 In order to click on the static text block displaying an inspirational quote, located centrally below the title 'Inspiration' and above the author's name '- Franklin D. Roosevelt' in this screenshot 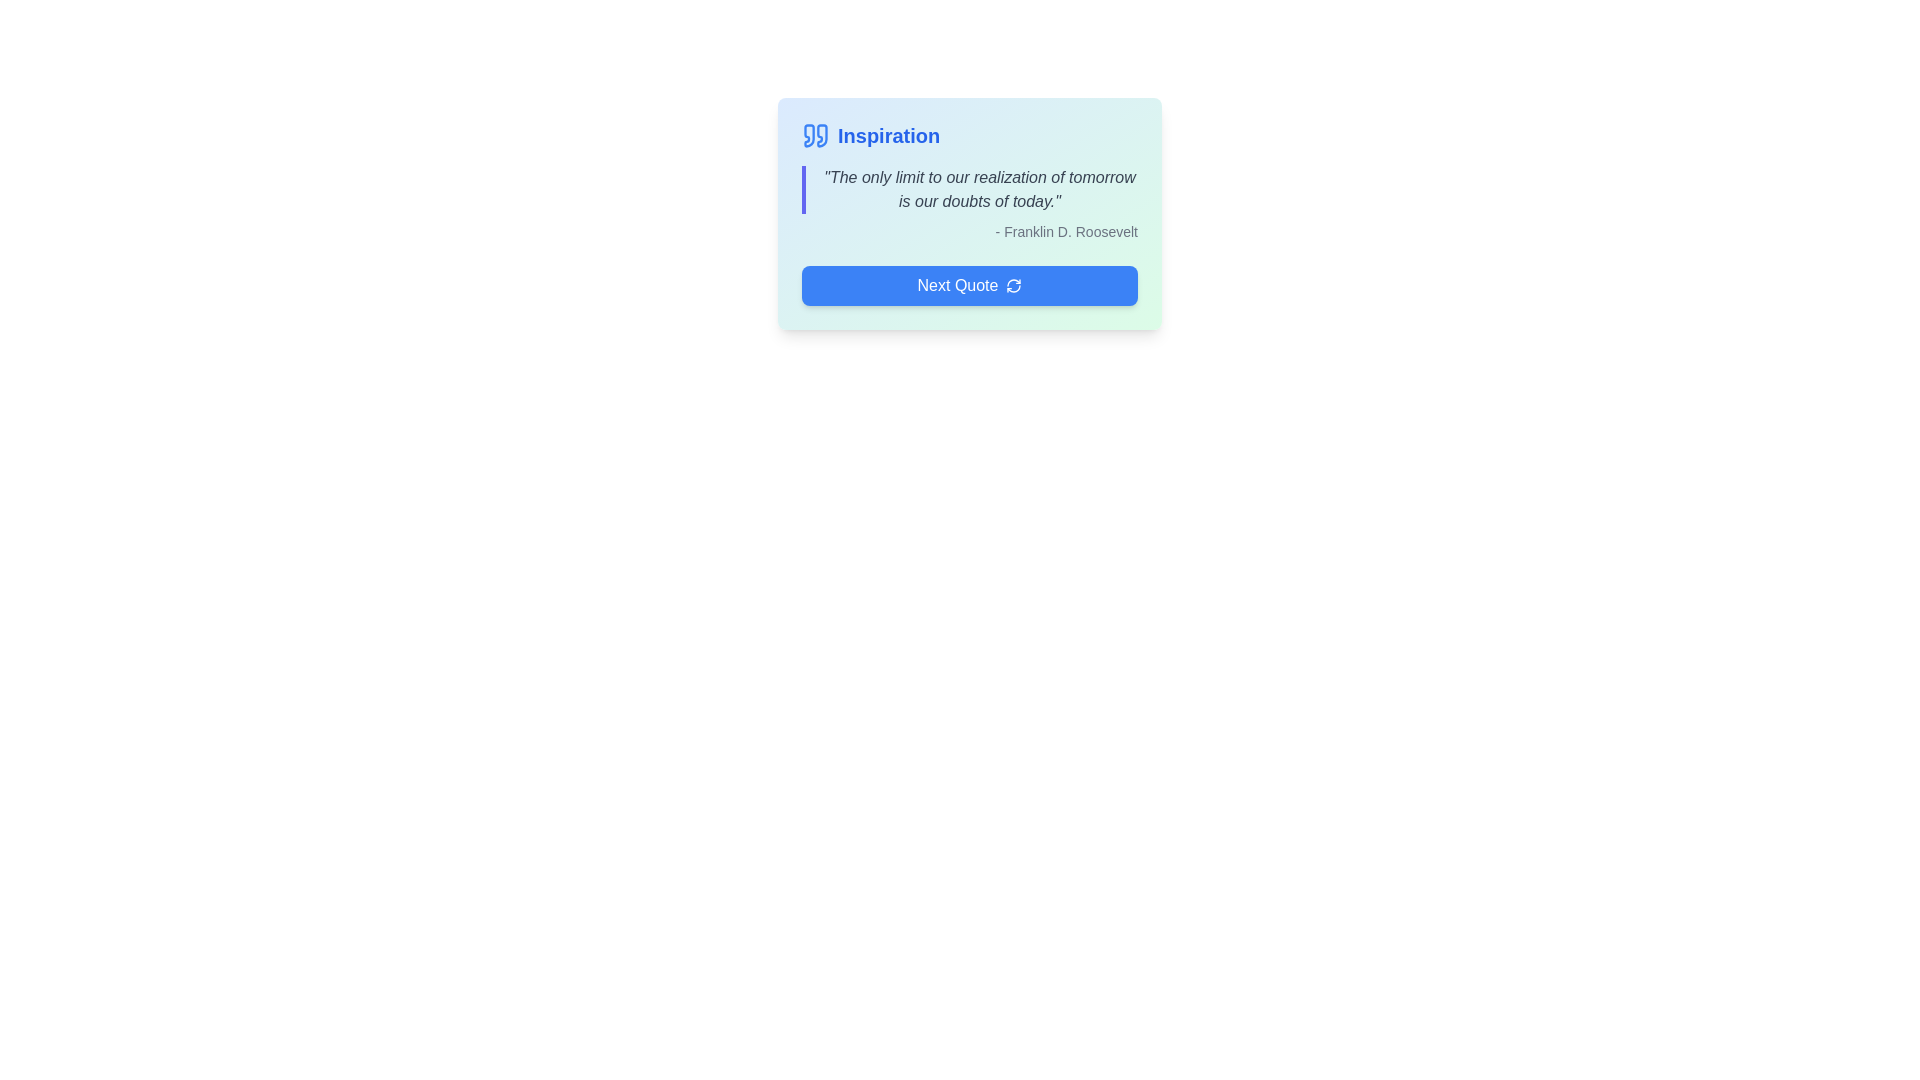, I will do `click(969, 189)`.